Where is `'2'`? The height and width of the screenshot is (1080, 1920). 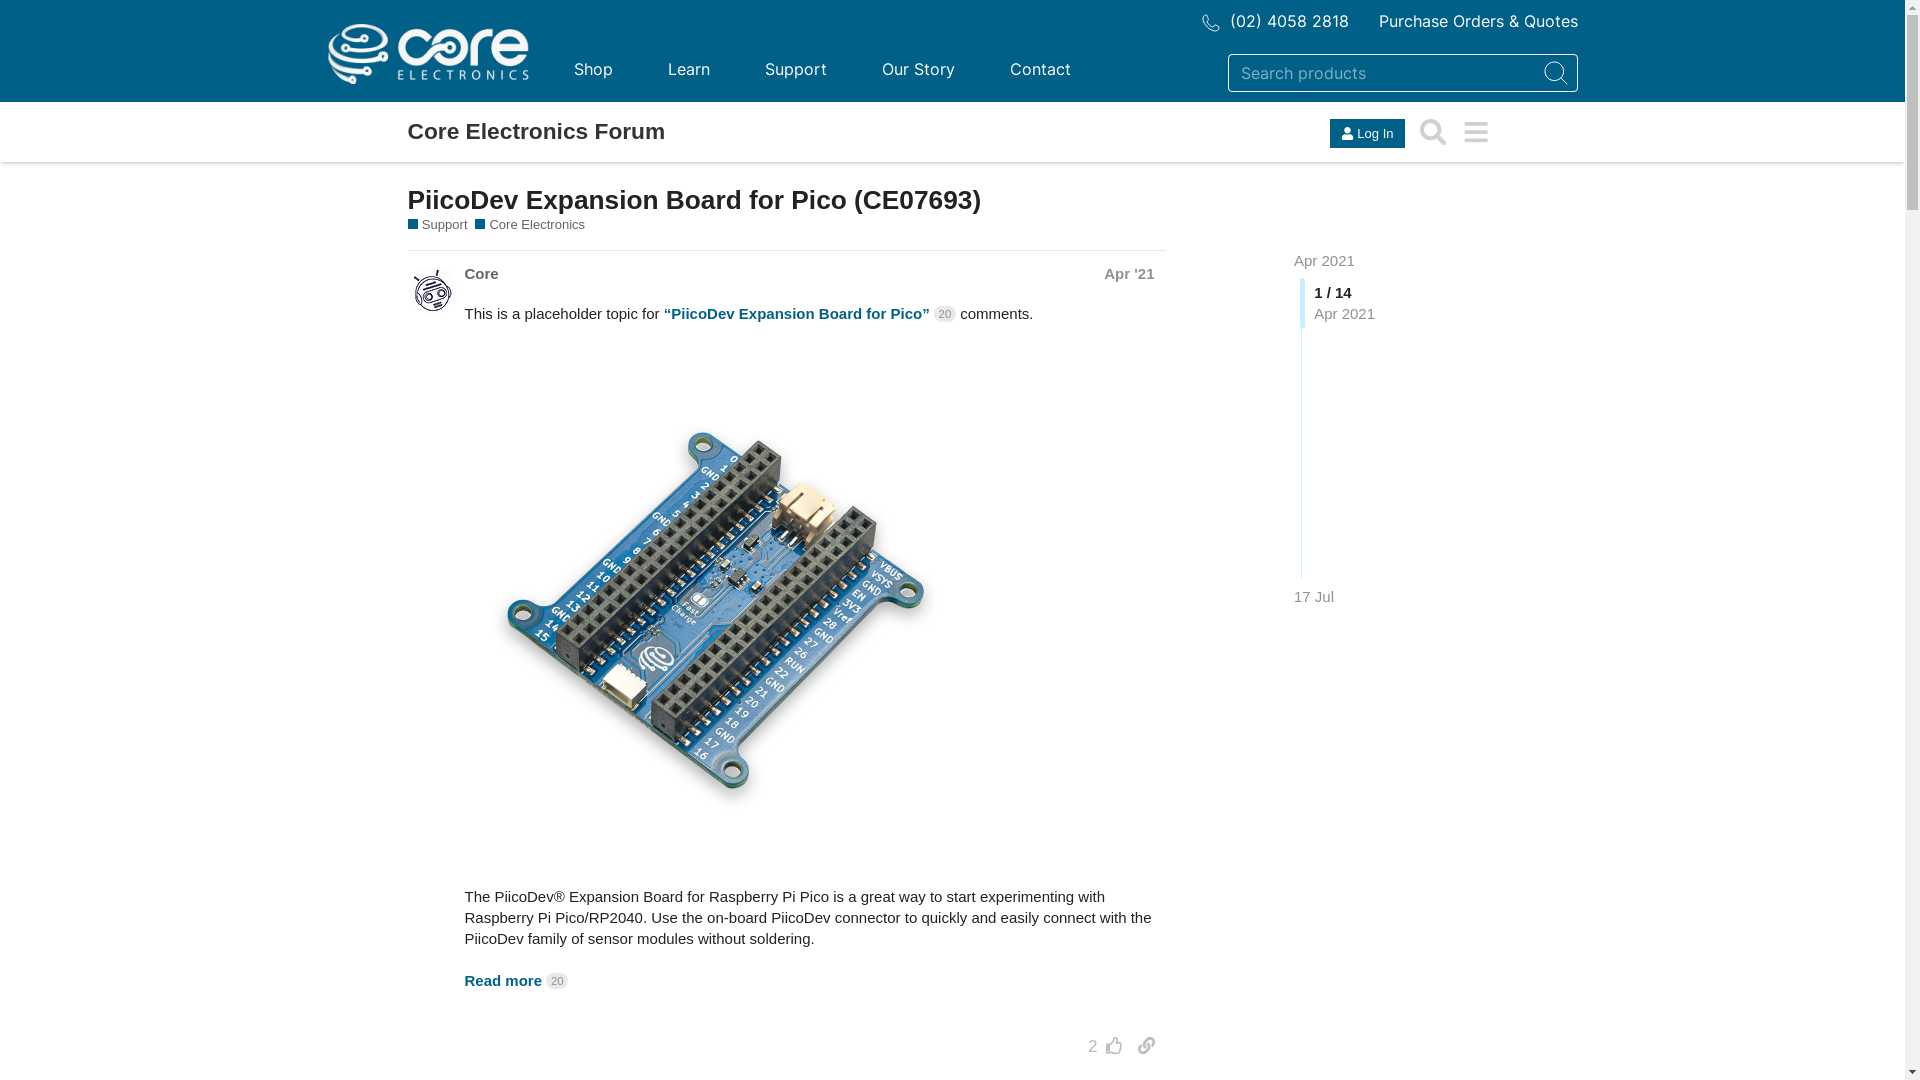 '2' is located at coordinates (1099, 1044).